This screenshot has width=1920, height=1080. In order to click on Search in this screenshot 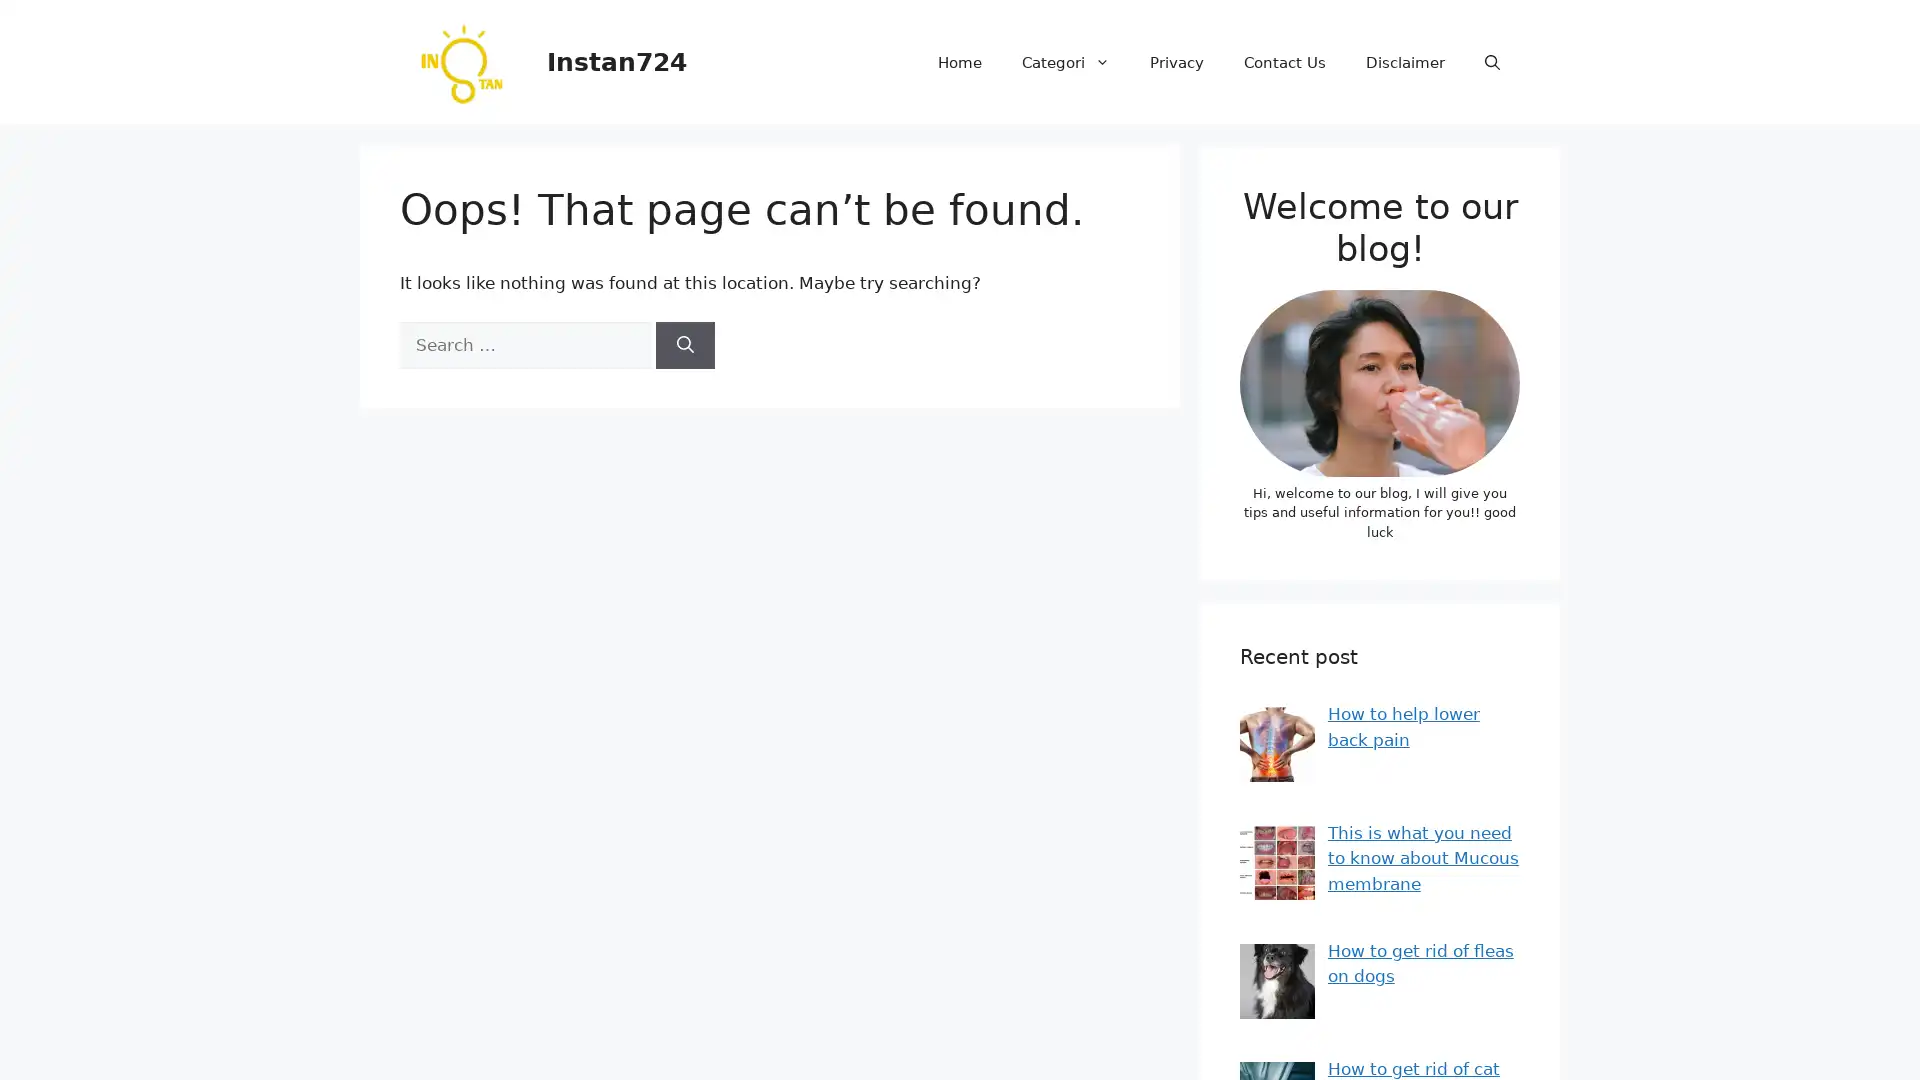, I will do `click(685, 343)`.